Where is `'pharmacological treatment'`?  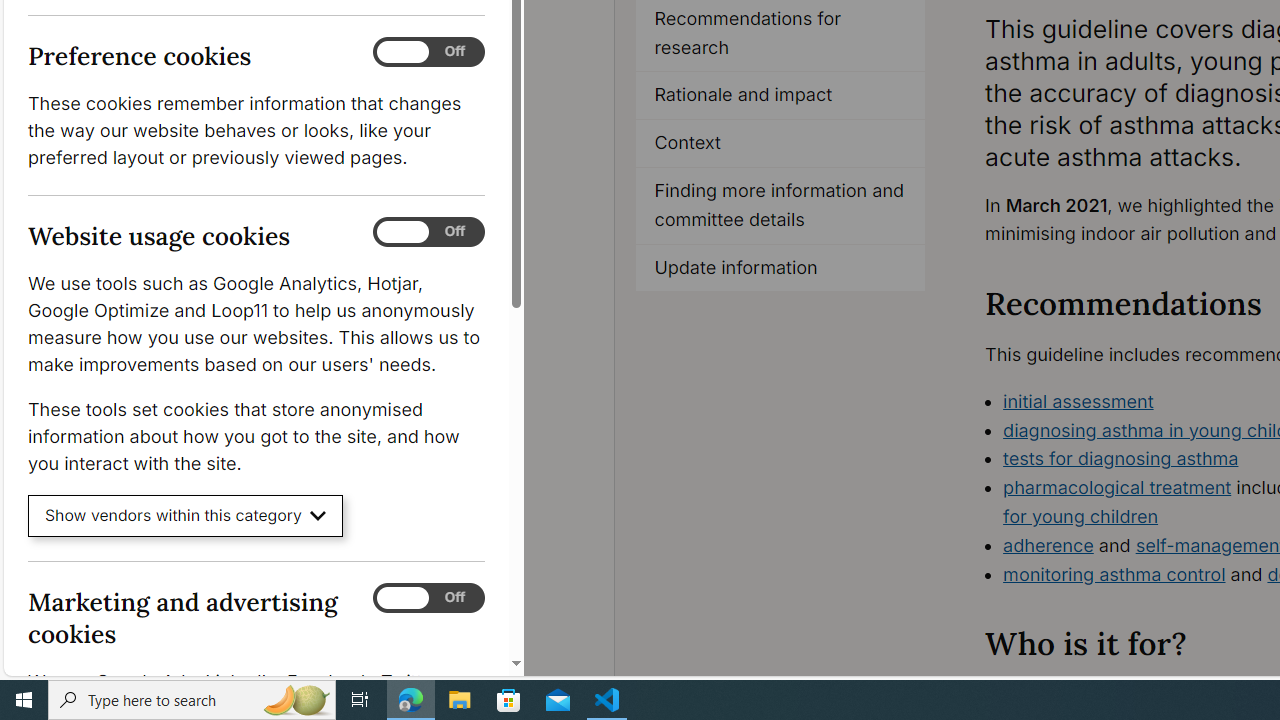 'pharmacological treatment' is located at coordinates (1116, 487).